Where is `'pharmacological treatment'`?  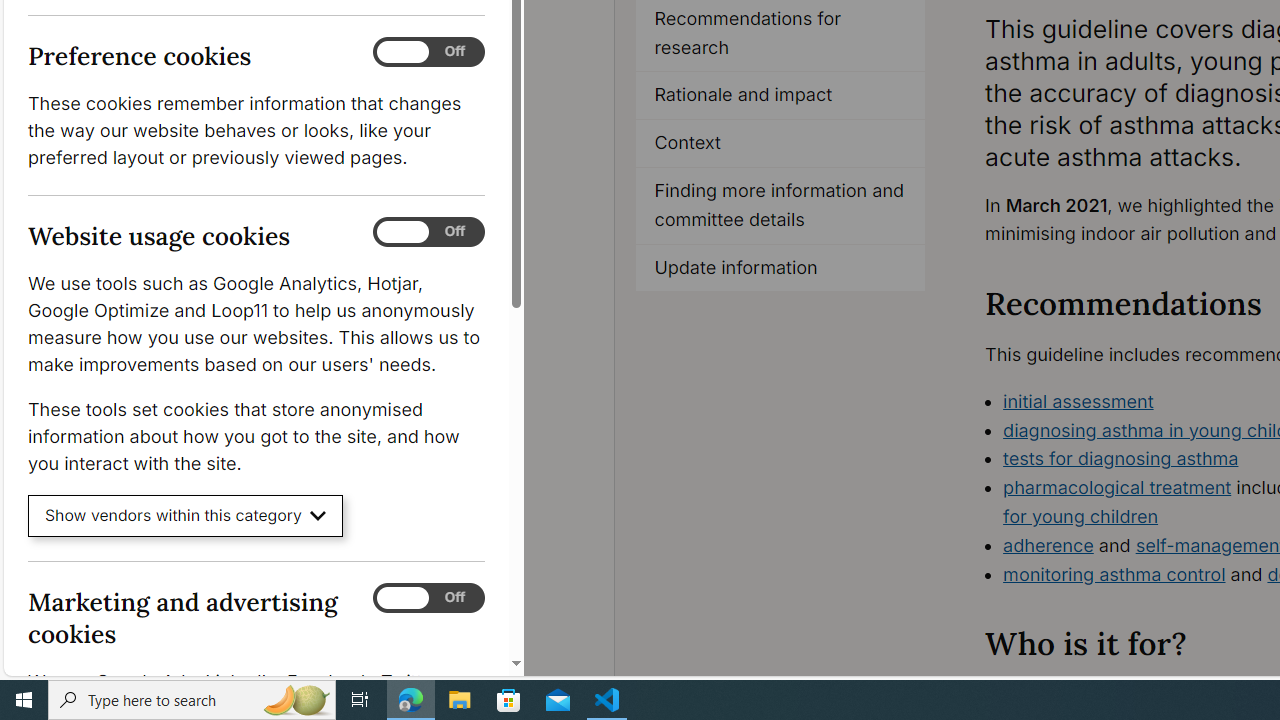 'pharmacological treatment' is located at coordinates (1116, 487).